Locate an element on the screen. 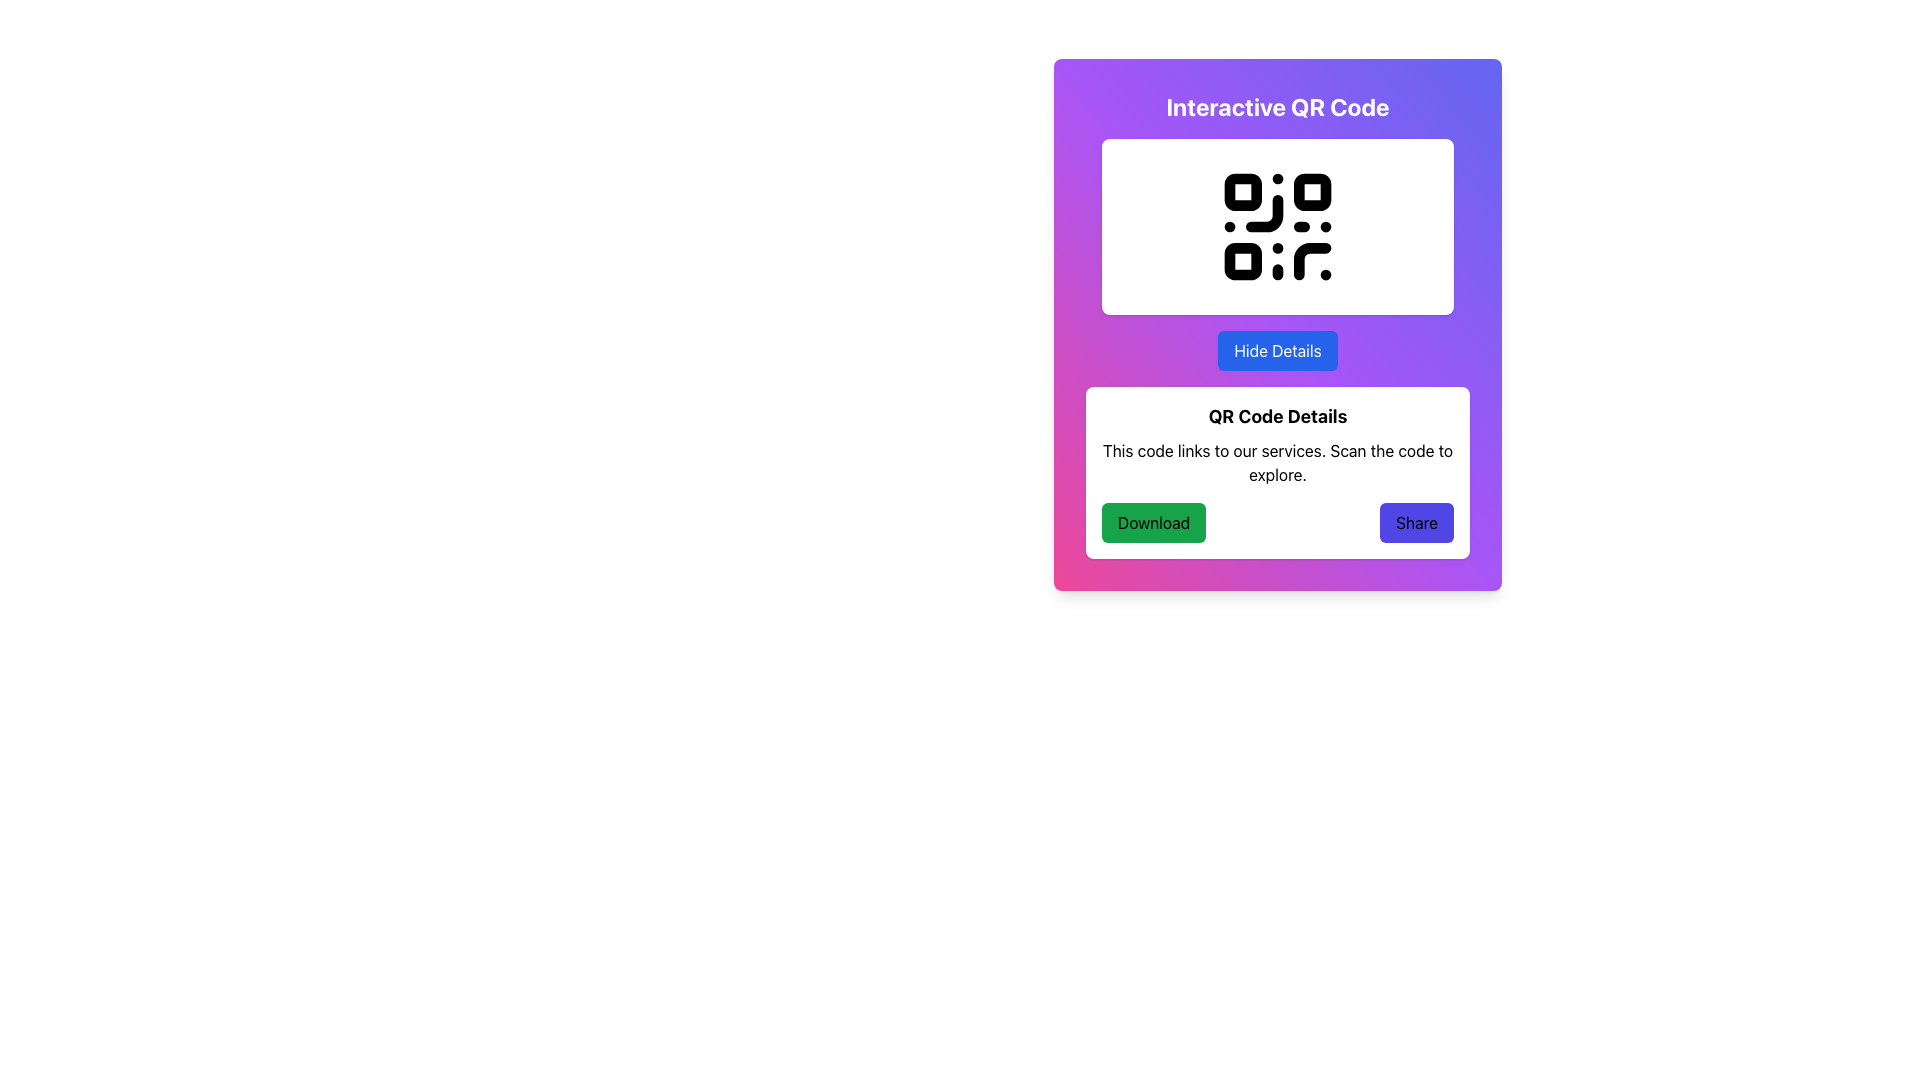 This screenshot has width=1920, height=1080. the button that toggles the visibility of additional details about the QR code, located below the QR code image and above the 'QR Code Details' section is located at coordinates (1276, 350).